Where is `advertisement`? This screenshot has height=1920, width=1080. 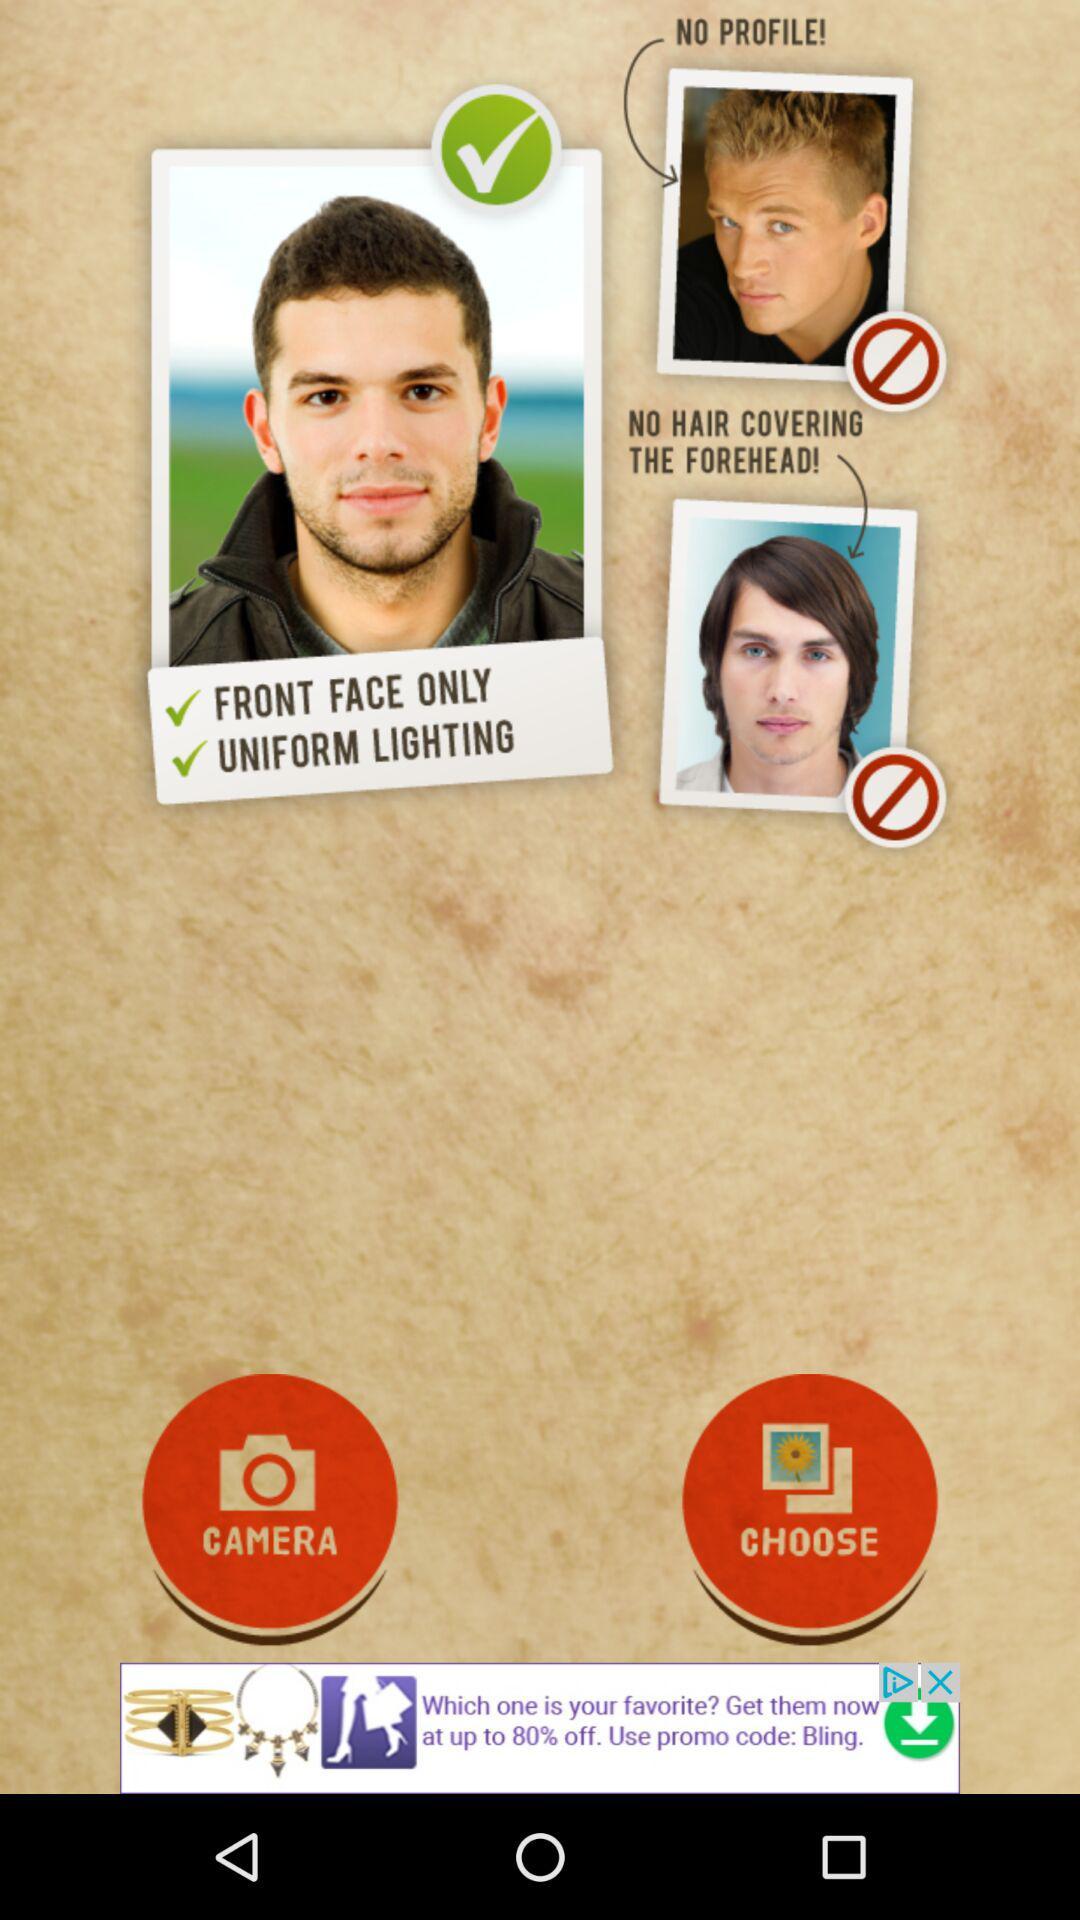 advertisement is located at coordinates (540, 1727).